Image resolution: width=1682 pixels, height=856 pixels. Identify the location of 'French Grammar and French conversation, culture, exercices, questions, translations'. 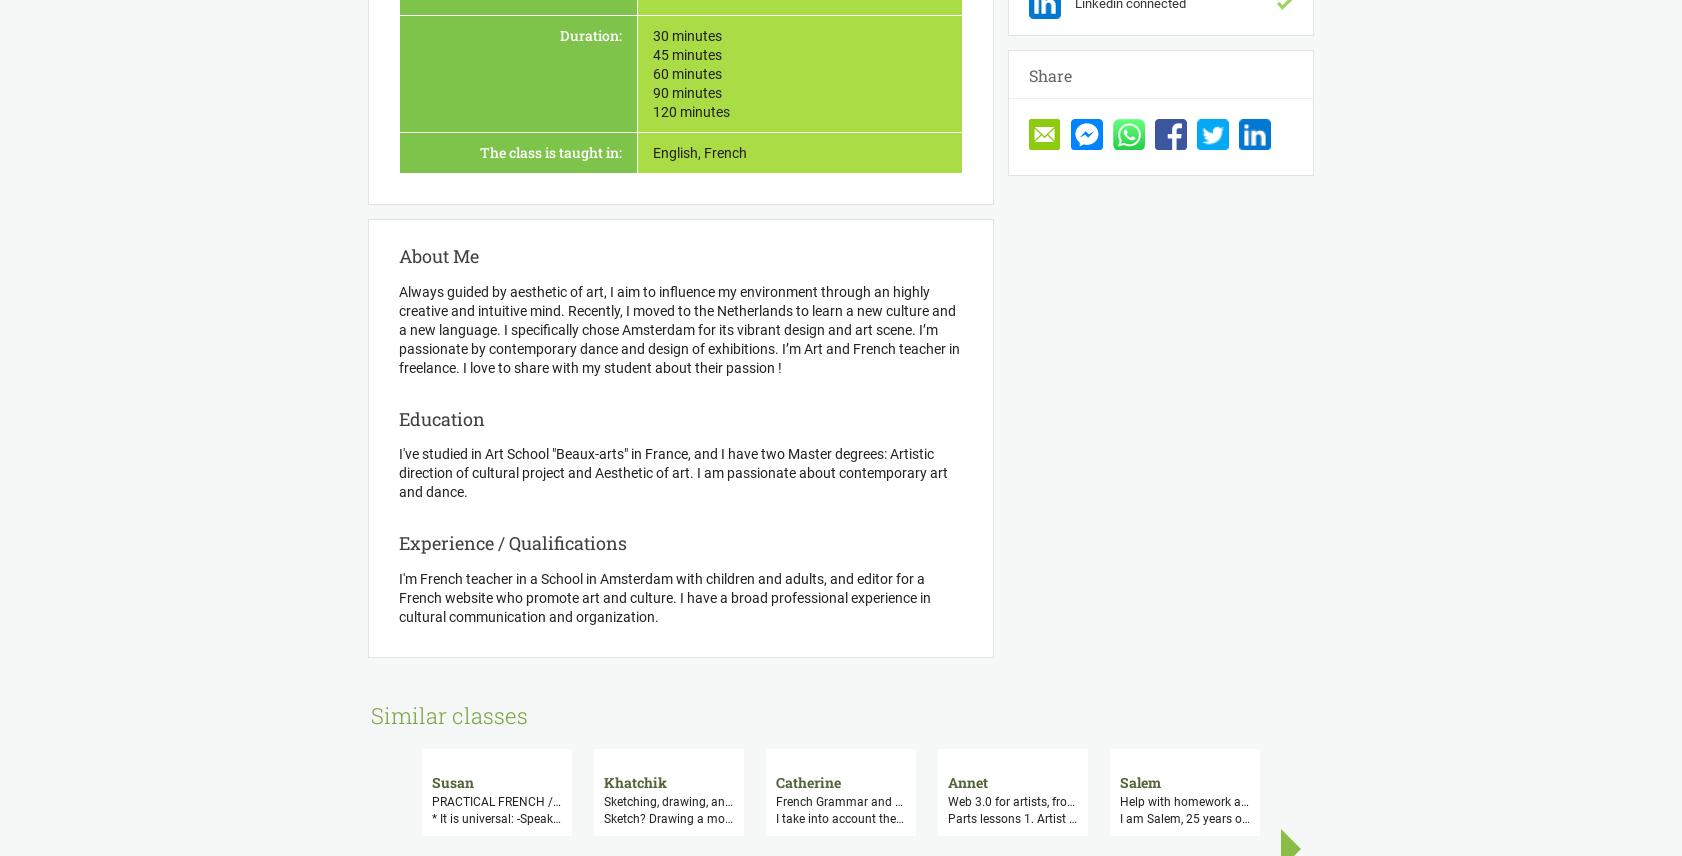
(1001, 801).